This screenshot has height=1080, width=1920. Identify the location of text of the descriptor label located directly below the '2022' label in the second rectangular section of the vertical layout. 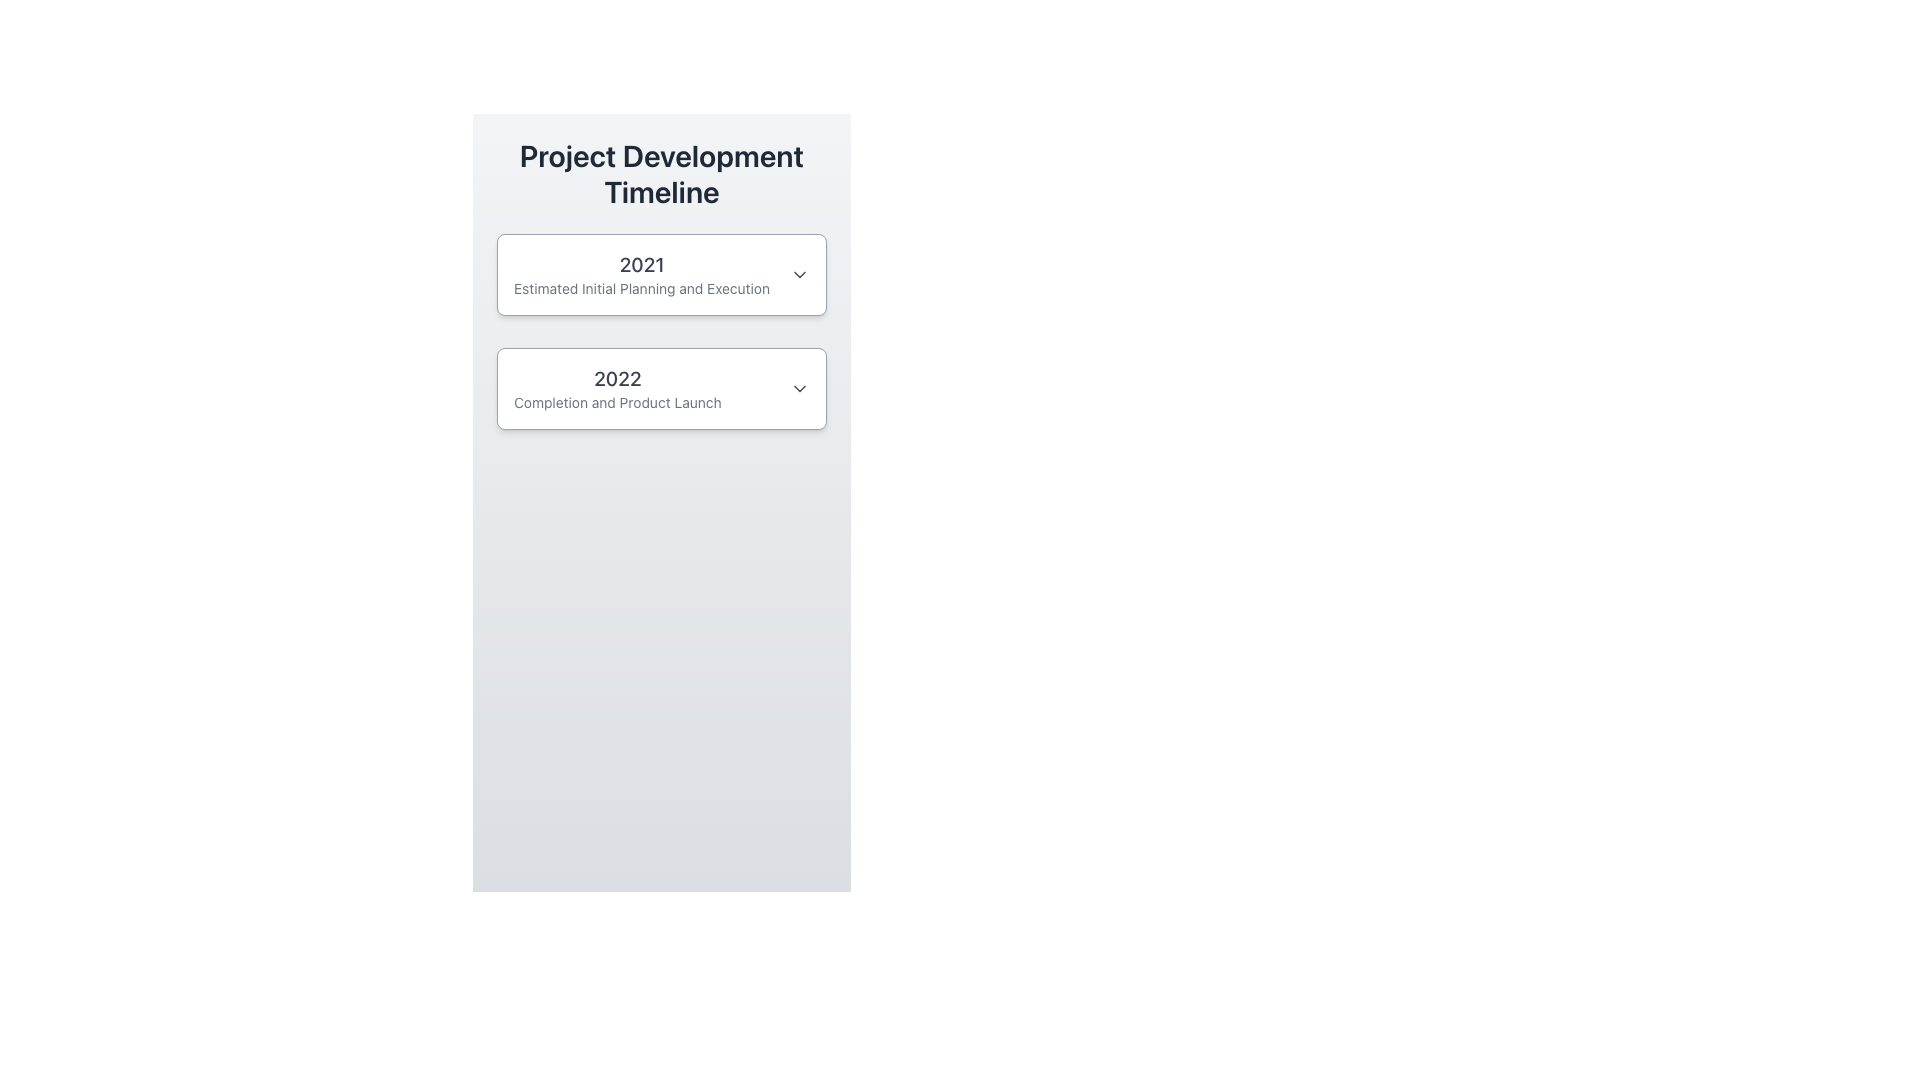
(616, 402).